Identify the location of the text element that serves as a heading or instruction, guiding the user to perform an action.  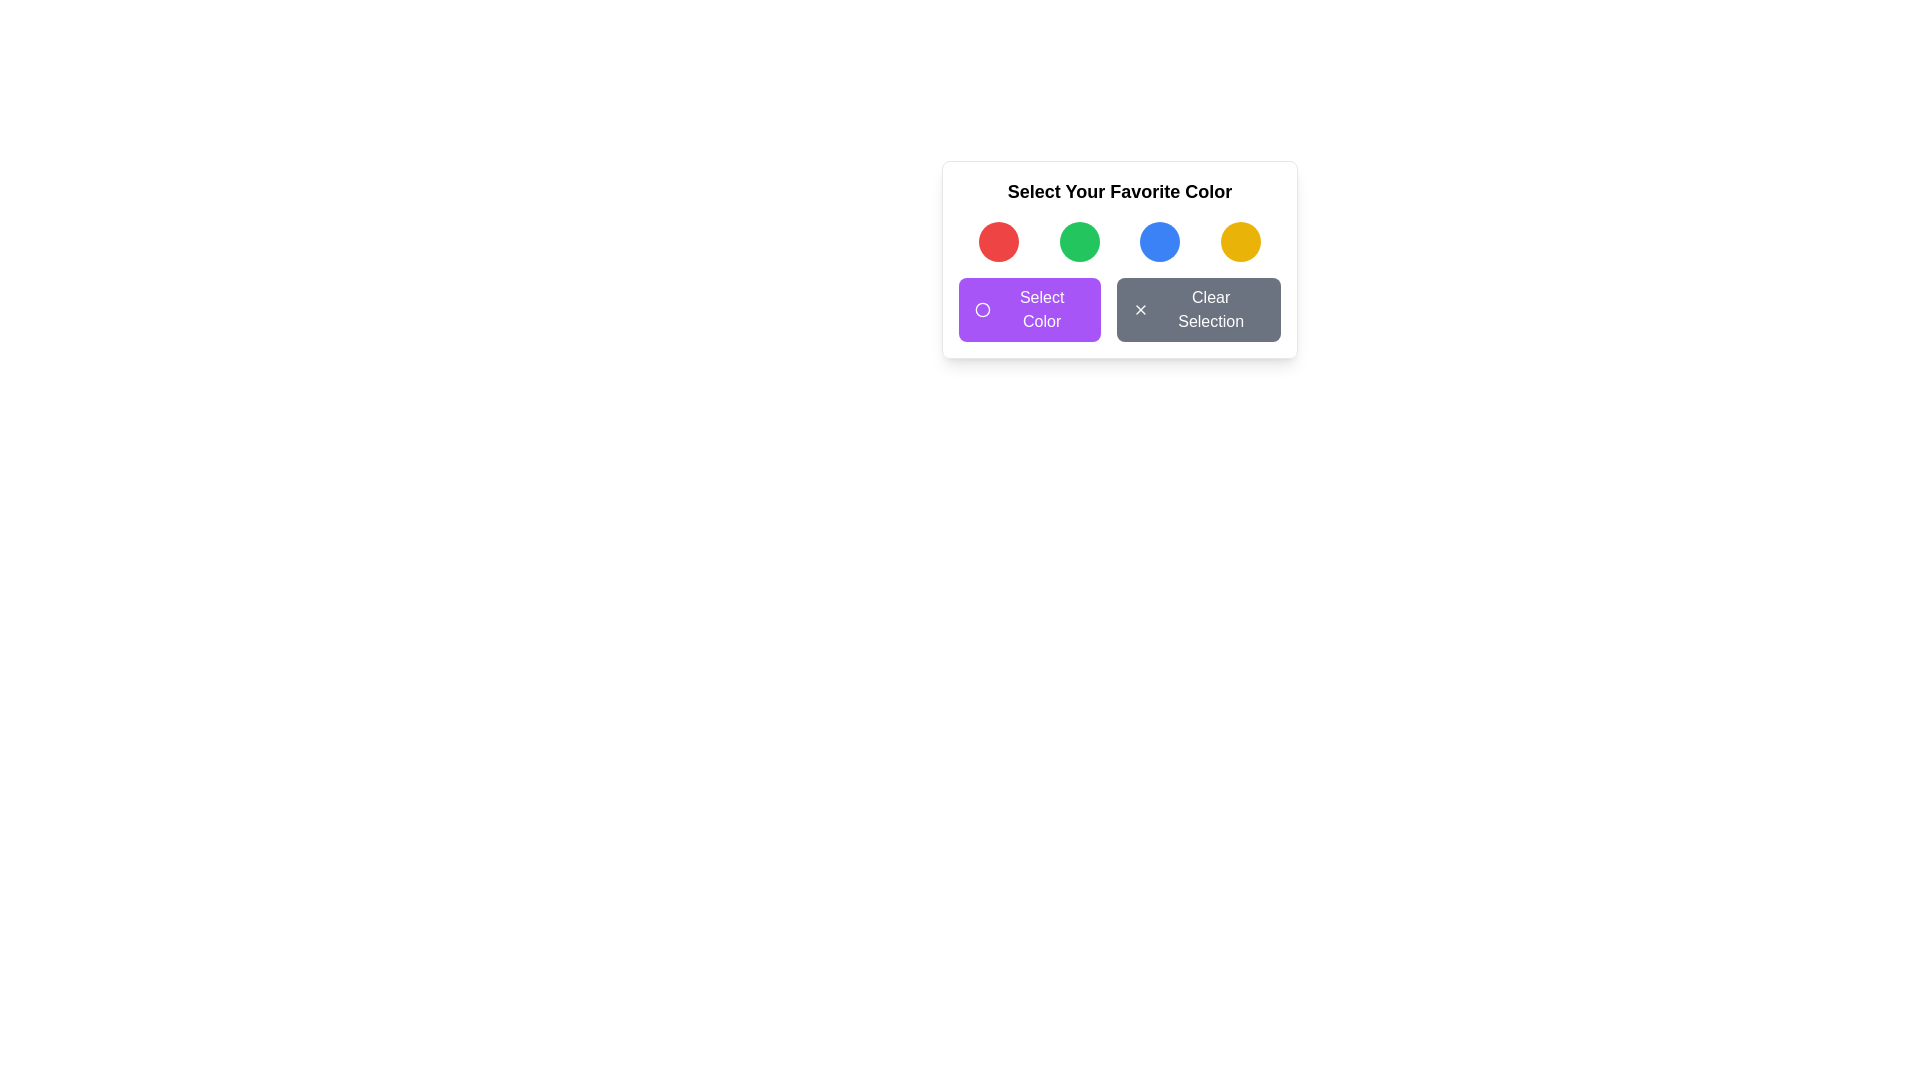
(1118, 192).